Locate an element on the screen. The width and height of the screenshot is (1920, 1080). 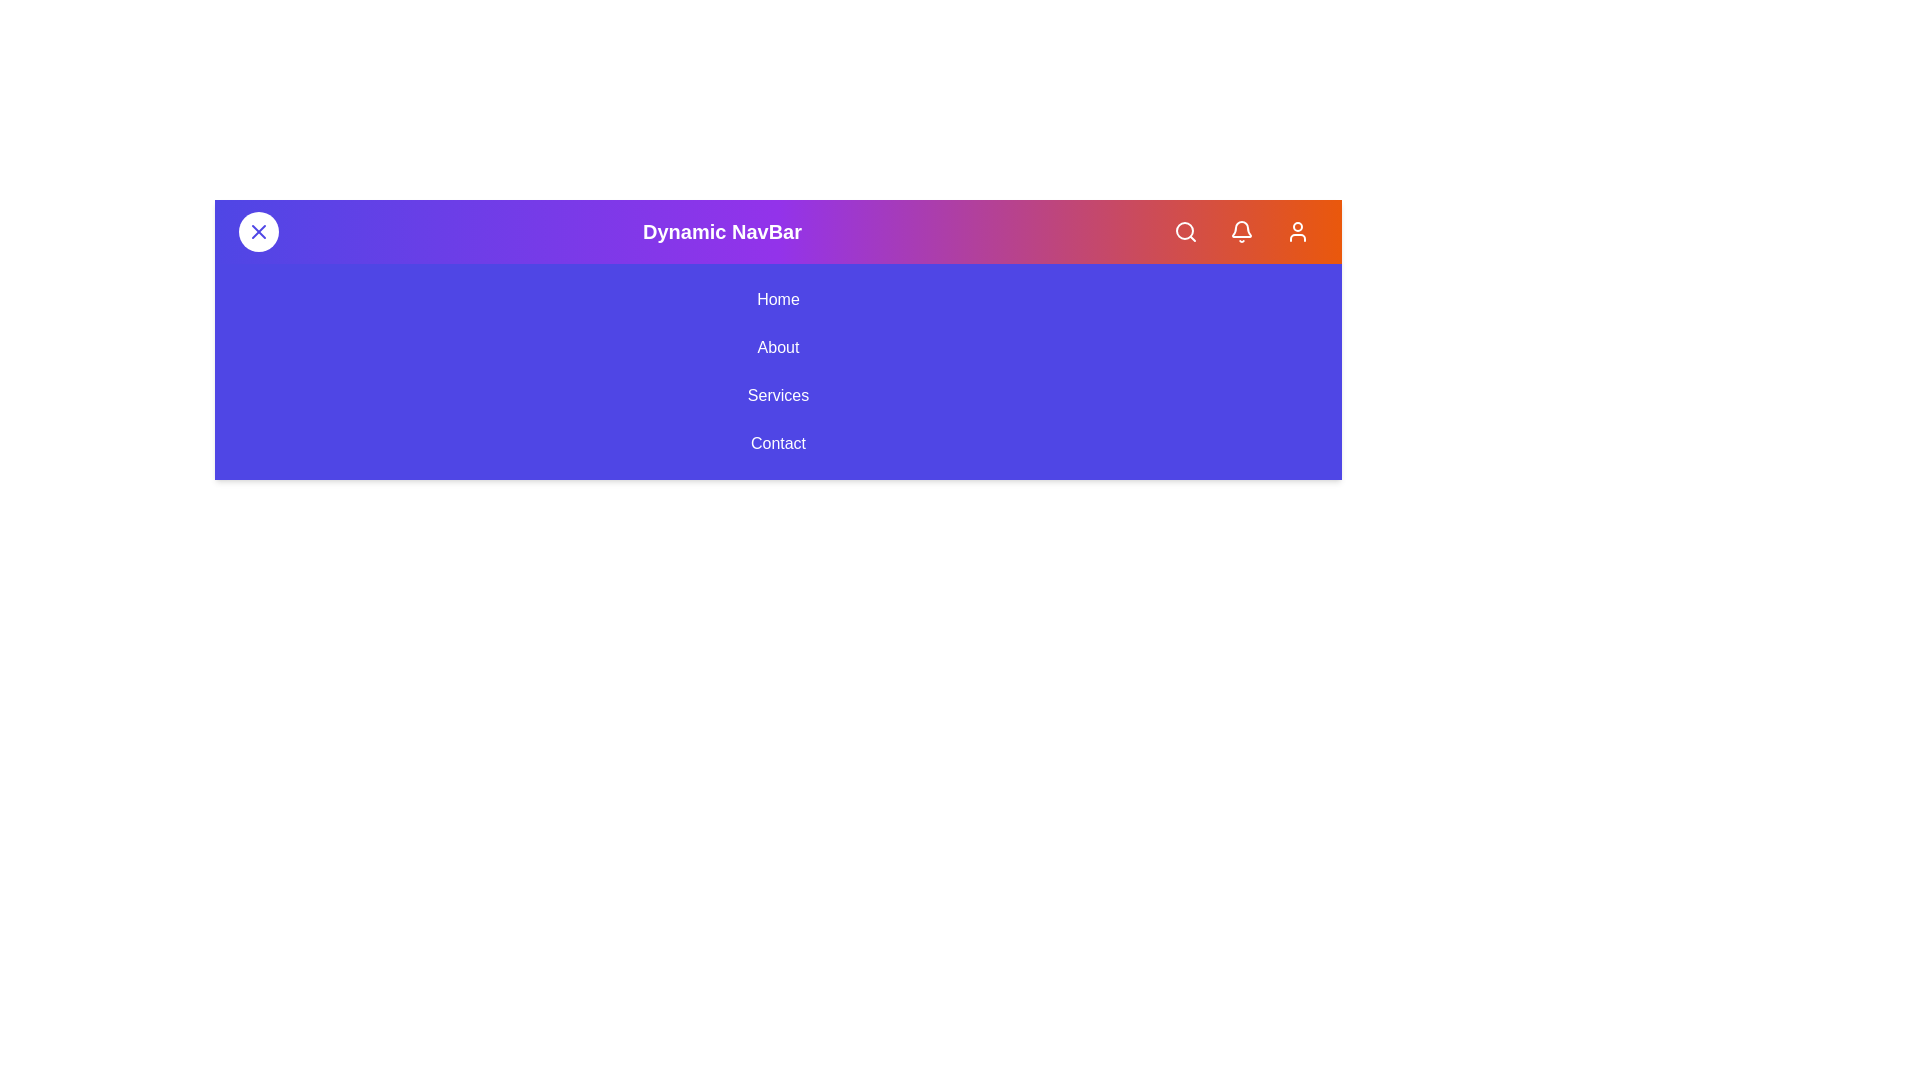
the navigation menu link labeled Services is located at coordinates (777, 396).